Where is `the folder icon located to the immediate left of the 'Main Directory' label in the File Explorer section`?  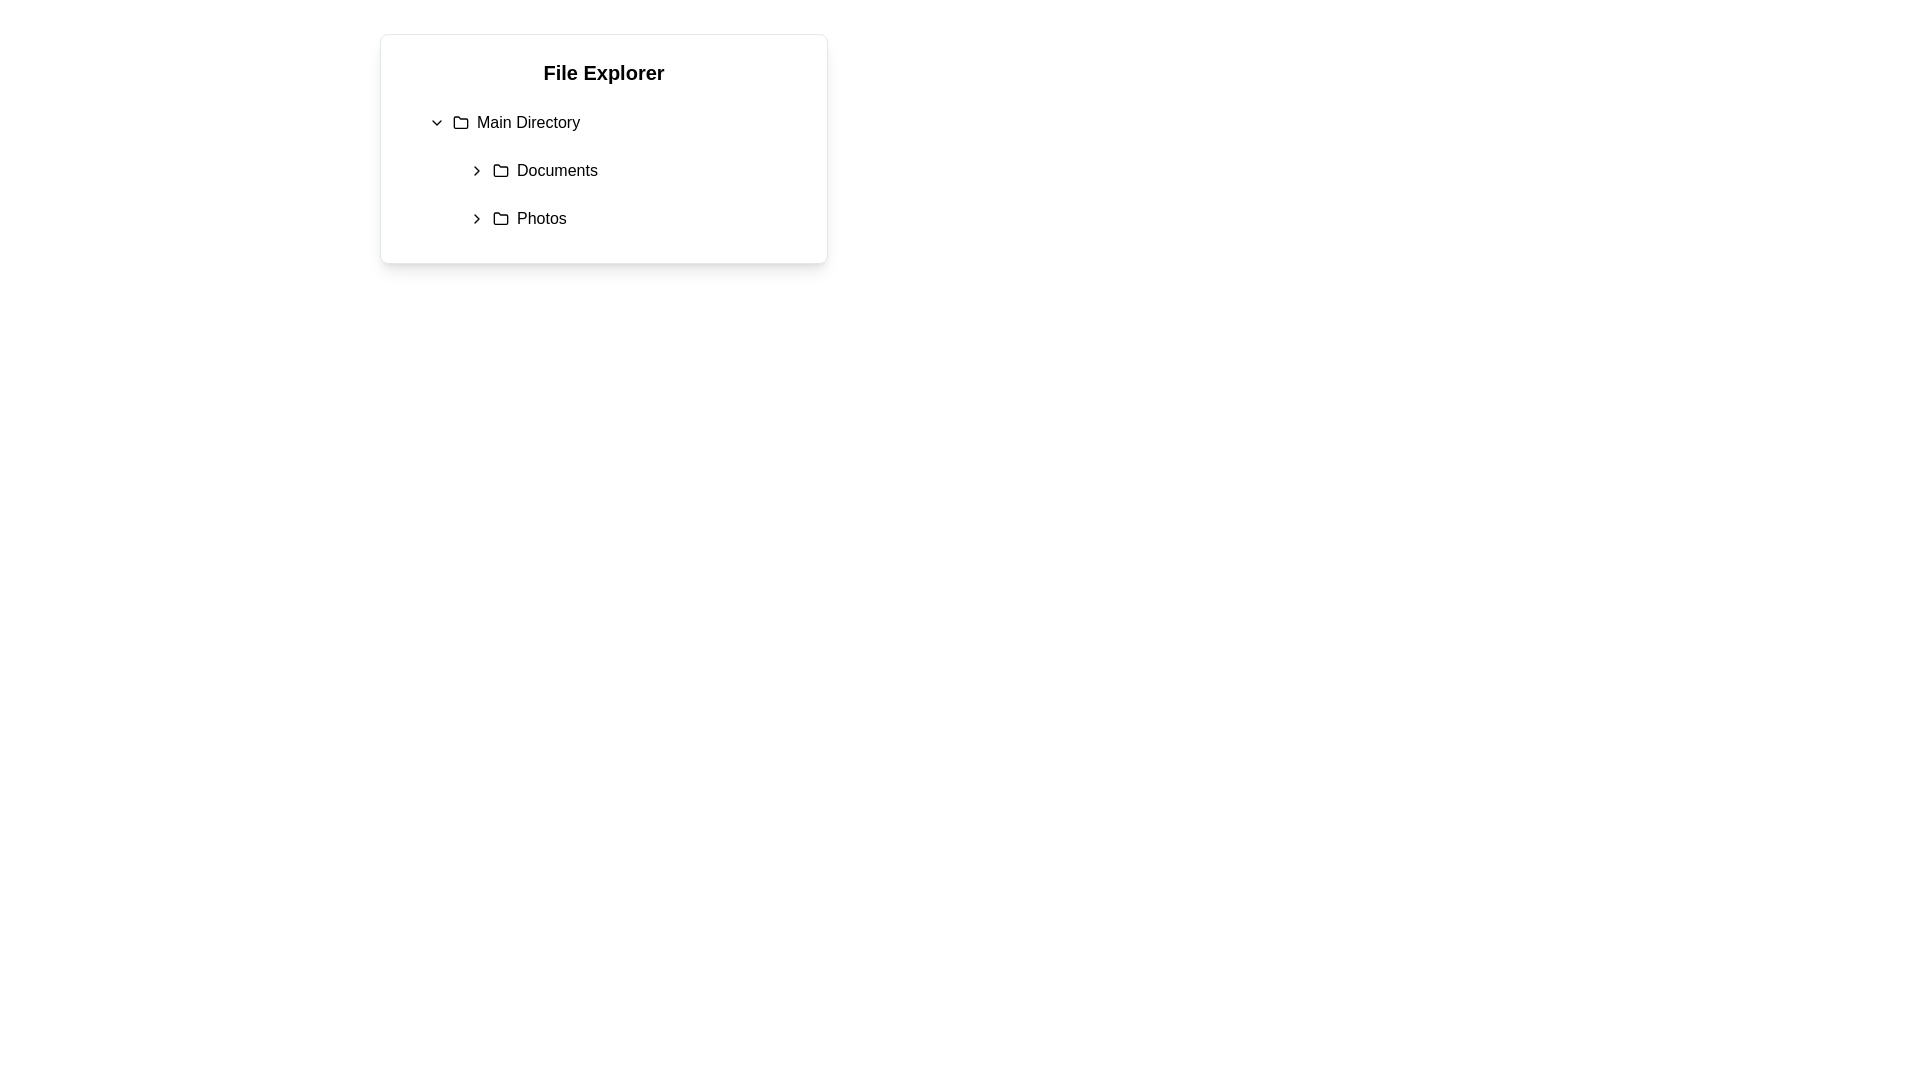 the folder icon located to the immediate left of the 'Main Directory' label in the File Explorer section is located at coordinates (459, 123).